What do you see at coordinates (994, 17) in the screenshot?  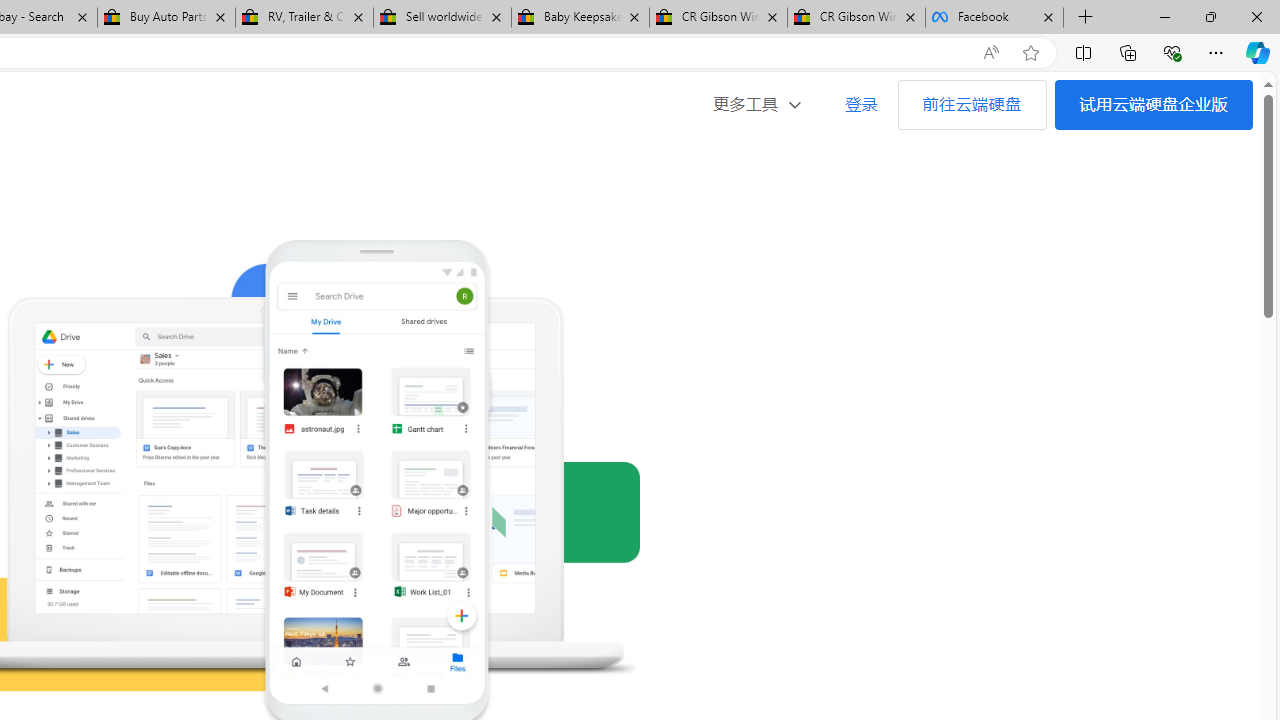 I see `'Facebook'` at bounding box center [994, 17].